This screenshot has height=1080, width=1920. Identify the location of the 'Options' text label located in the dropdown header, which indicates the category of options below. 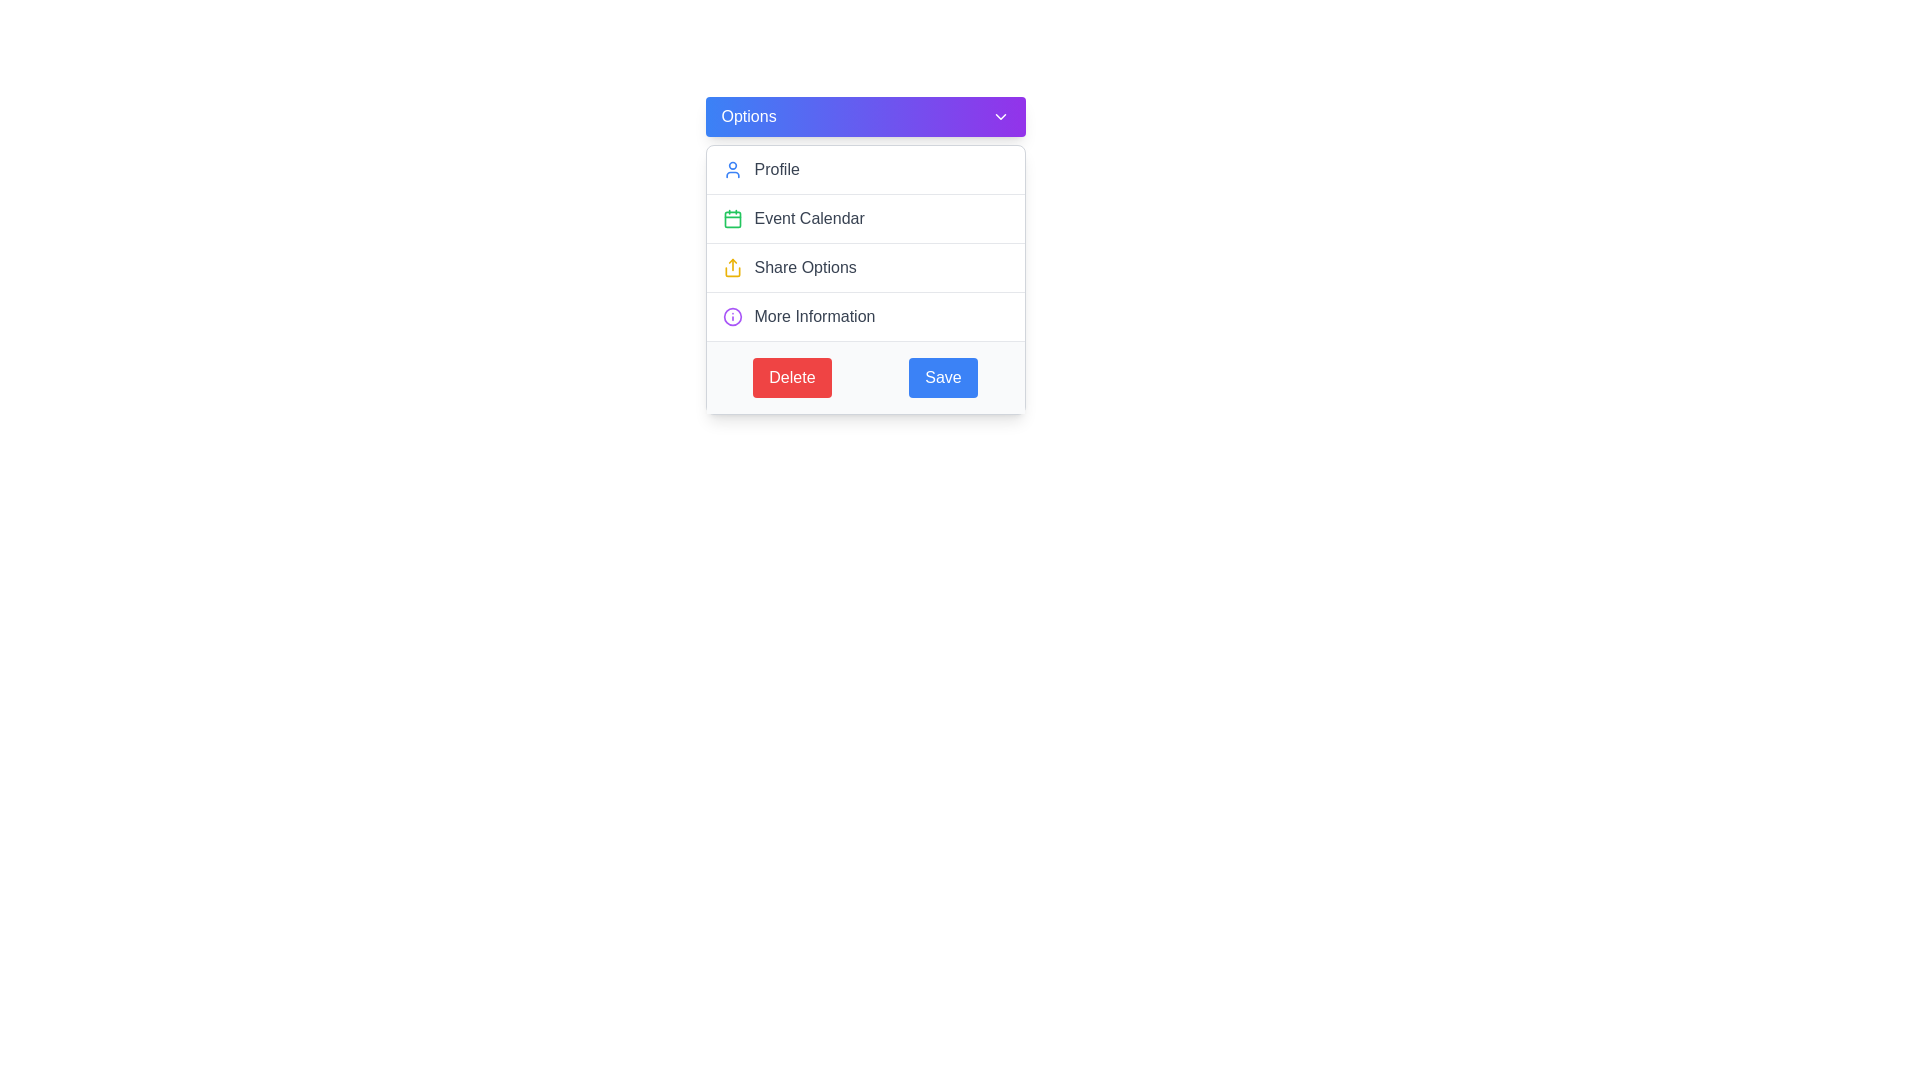
(747, 116).